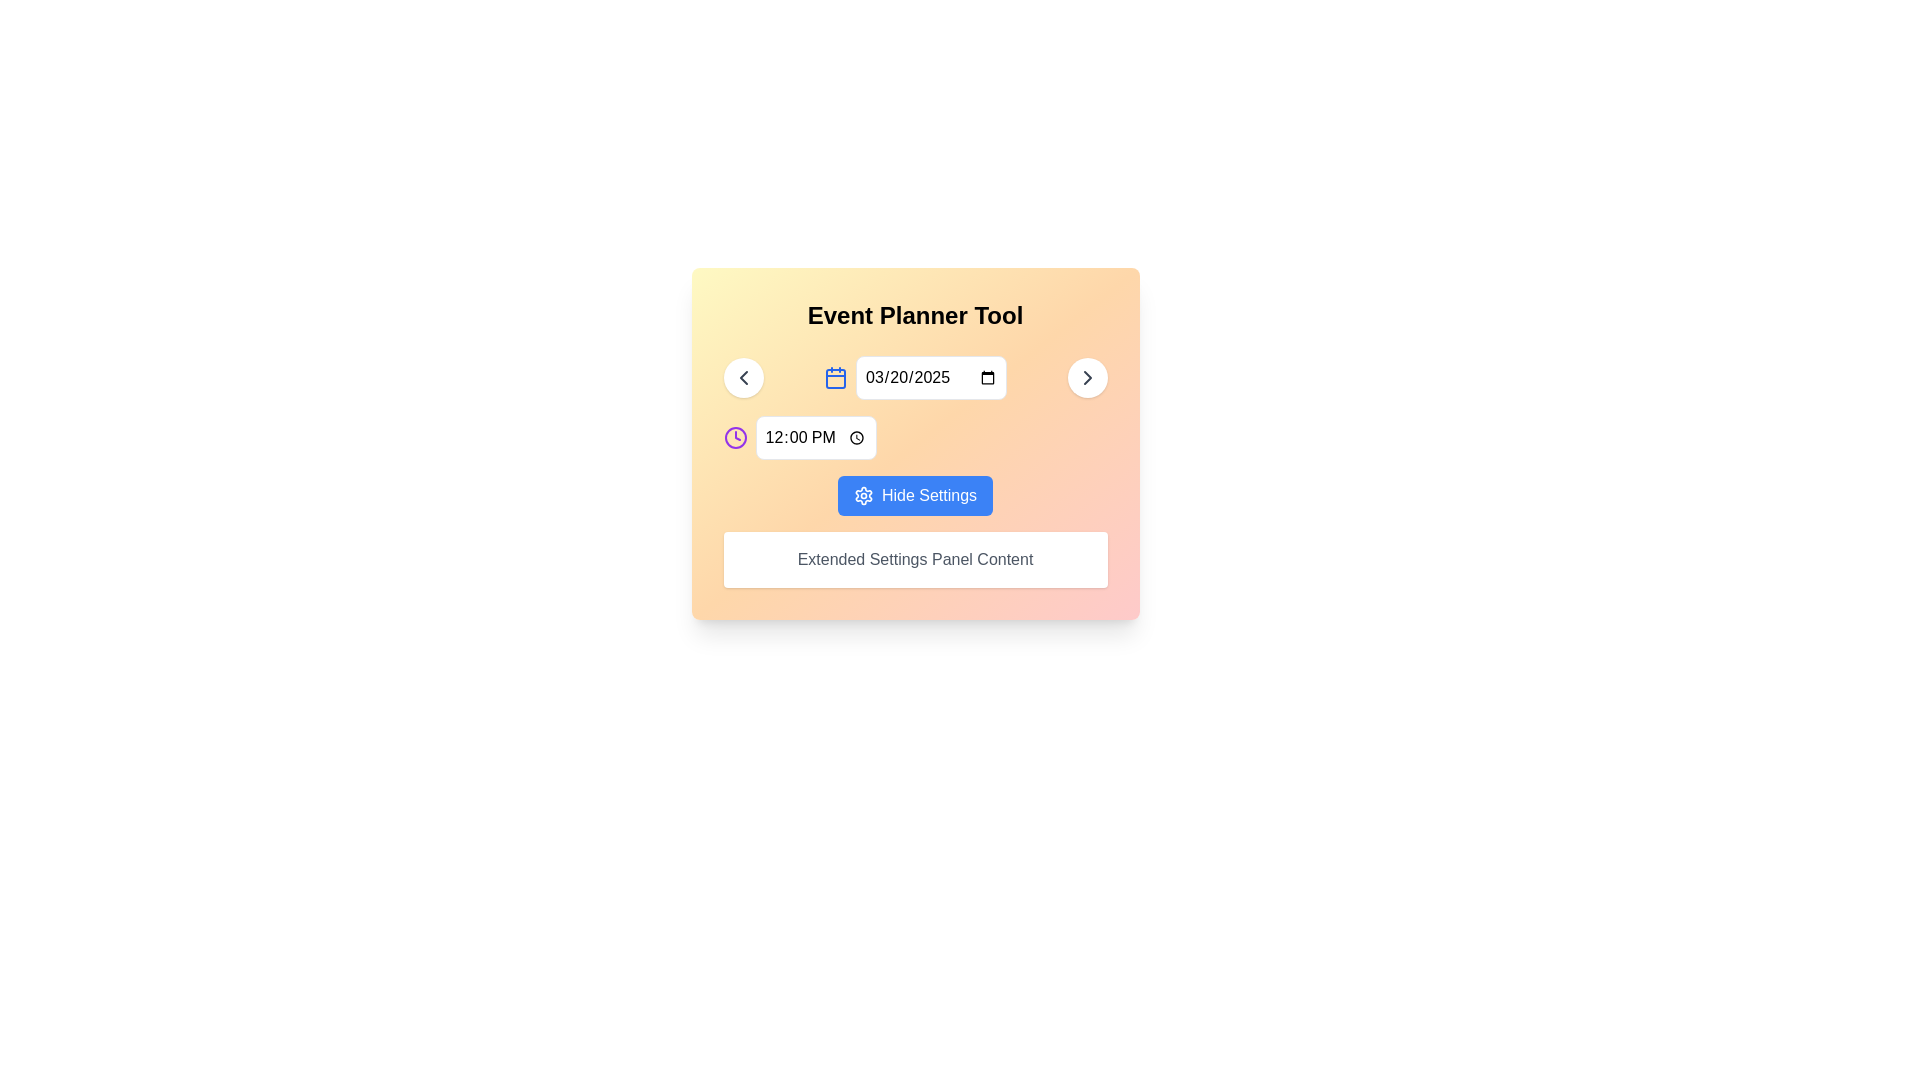 The height and width of the screenshot is (1080, 1920). I want to click on the left-pointing arrow button icon, which is styled gray on a light circular background, located on the left side of a widget for navigation or action, so click(742, 378).